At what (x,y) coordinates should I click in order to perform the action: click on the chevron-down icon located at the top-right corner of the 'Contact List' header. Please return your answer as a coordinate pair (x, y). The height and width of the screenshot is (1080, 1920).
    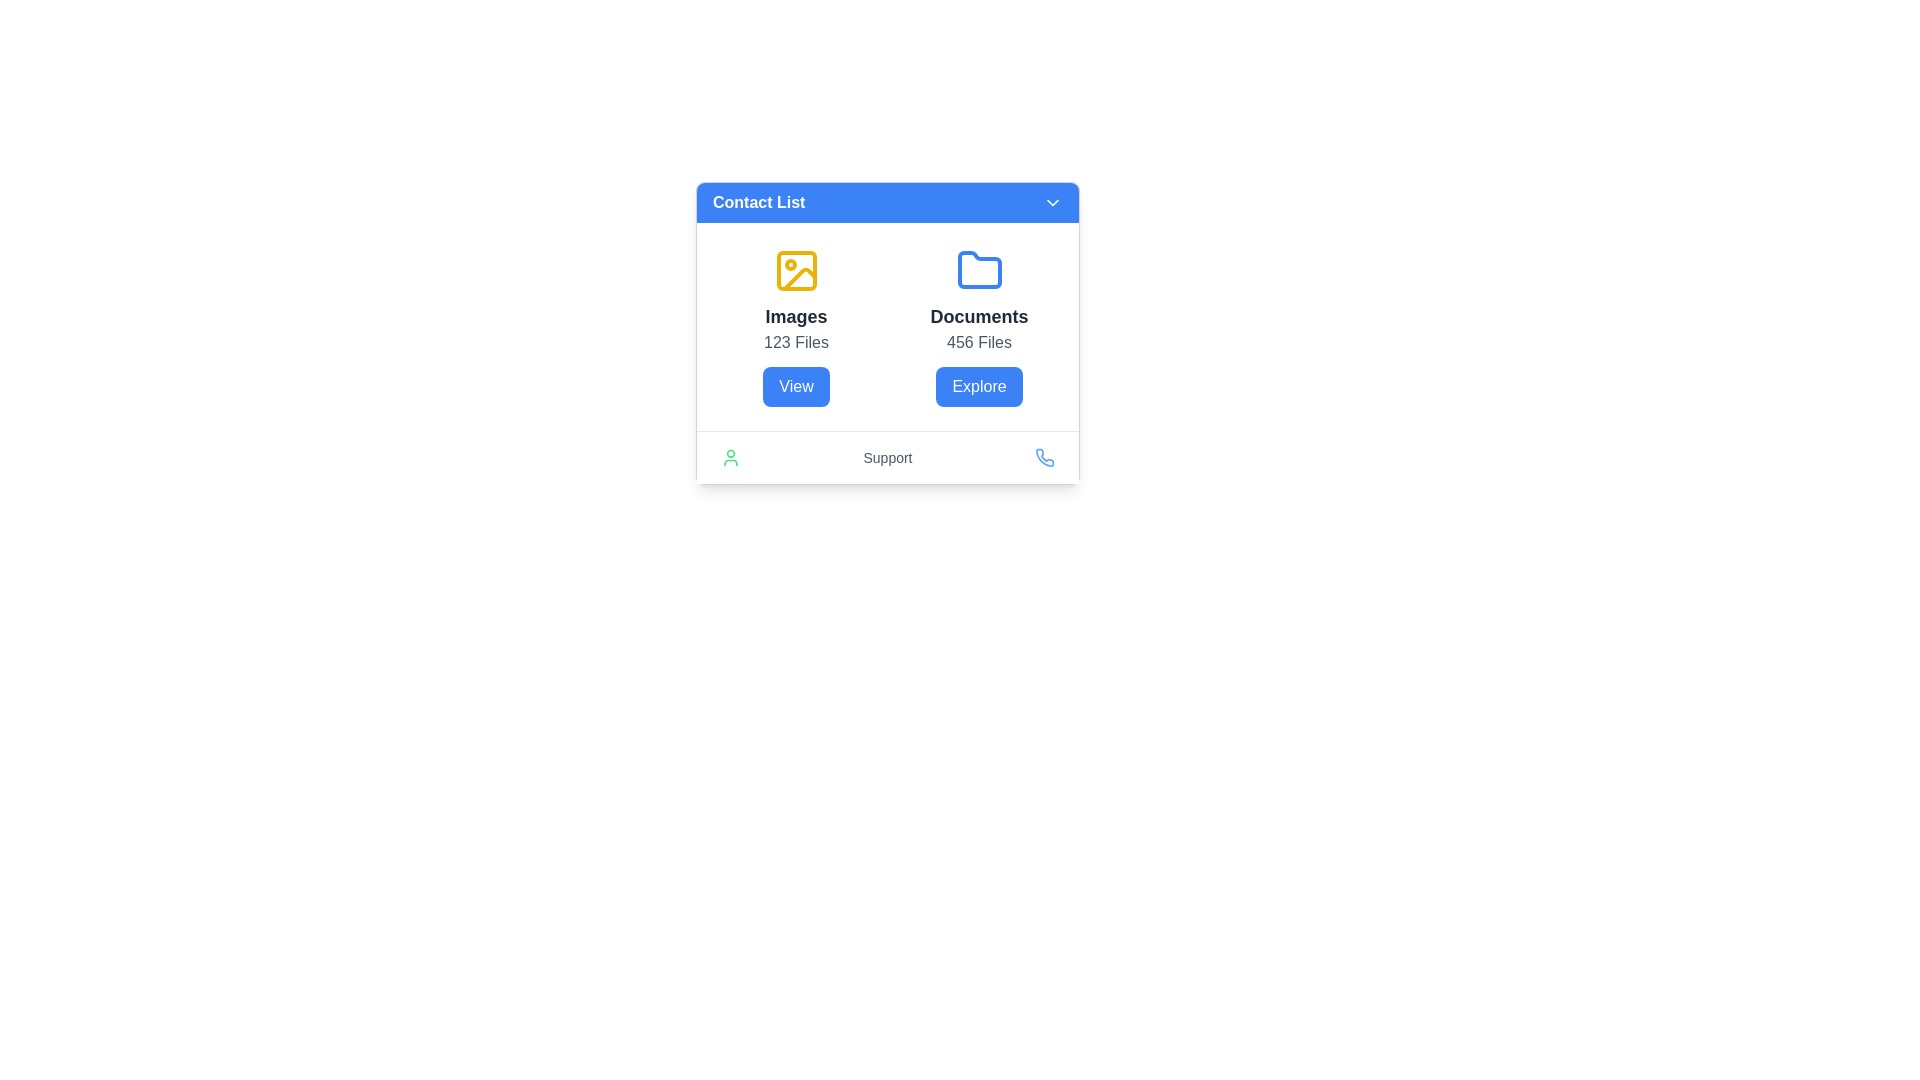
    Looking at the image, I should click on (1051, 203).